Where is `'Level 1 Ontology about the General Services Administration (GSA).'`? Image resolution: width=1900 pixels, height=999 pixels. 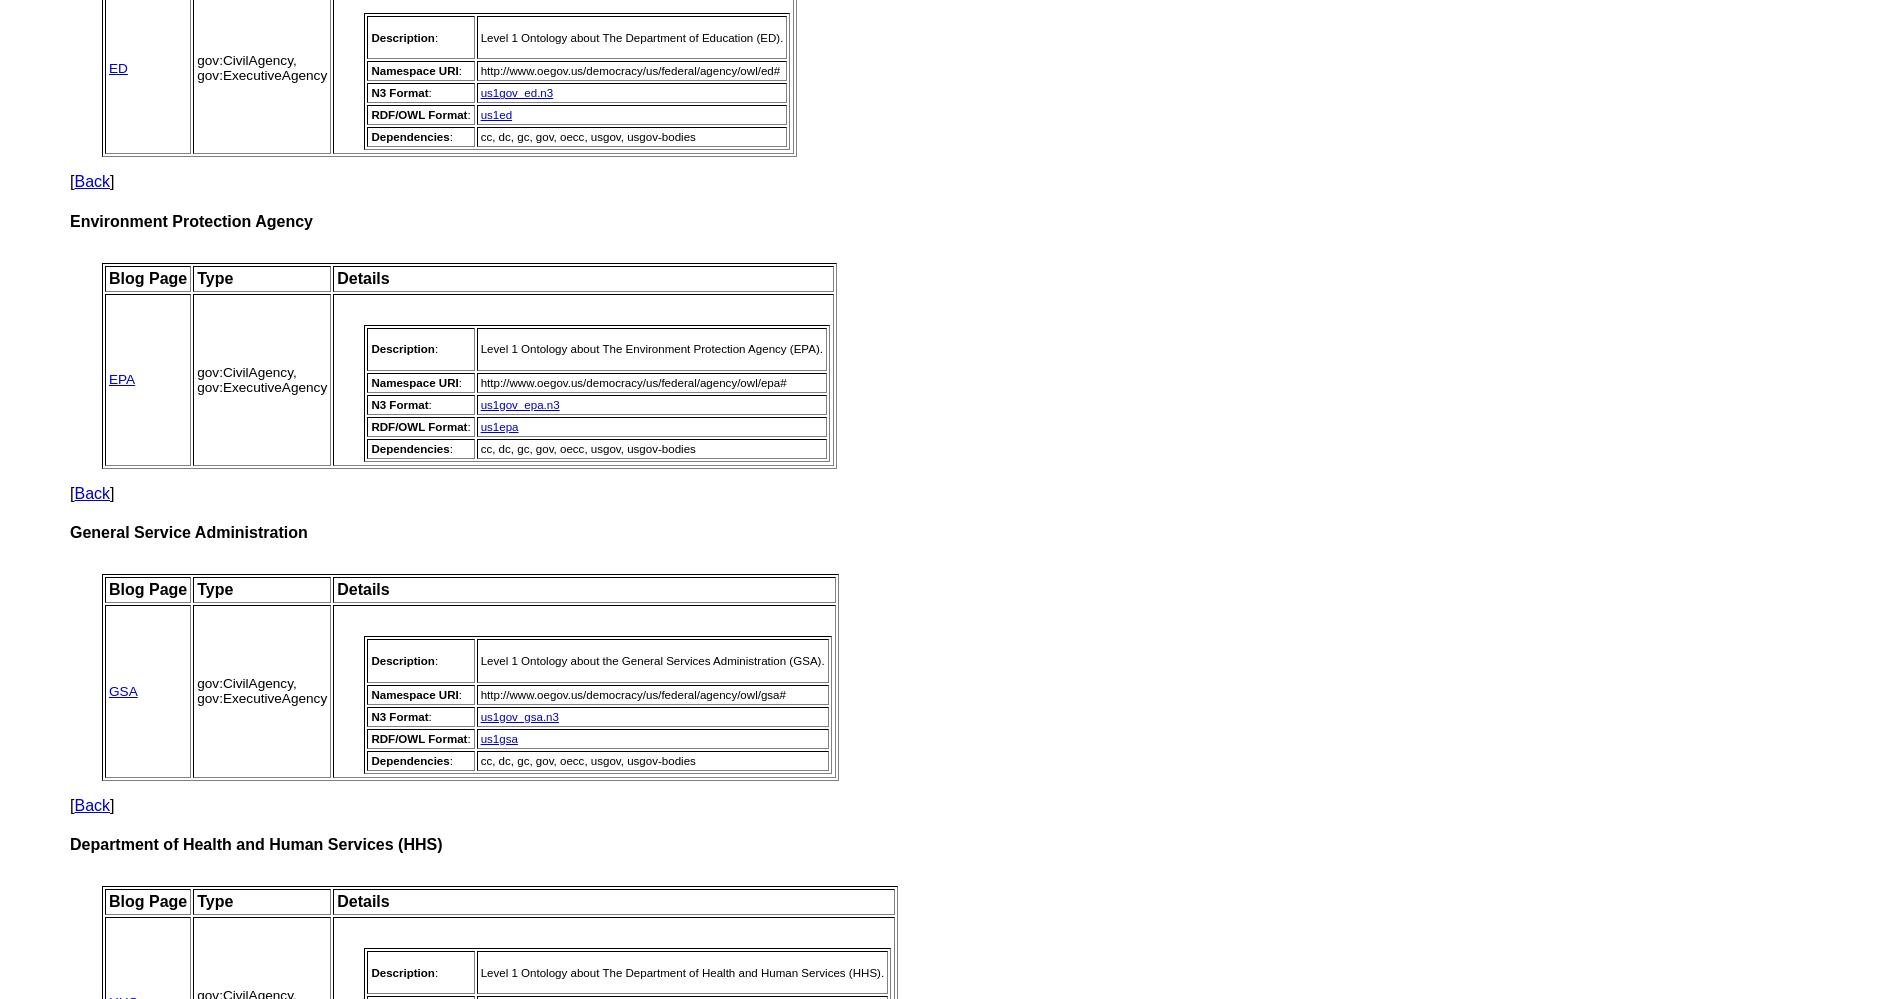 'Level 1 Ontology about the General Services Administration (GSA).' is located at coordinates (652, 659).